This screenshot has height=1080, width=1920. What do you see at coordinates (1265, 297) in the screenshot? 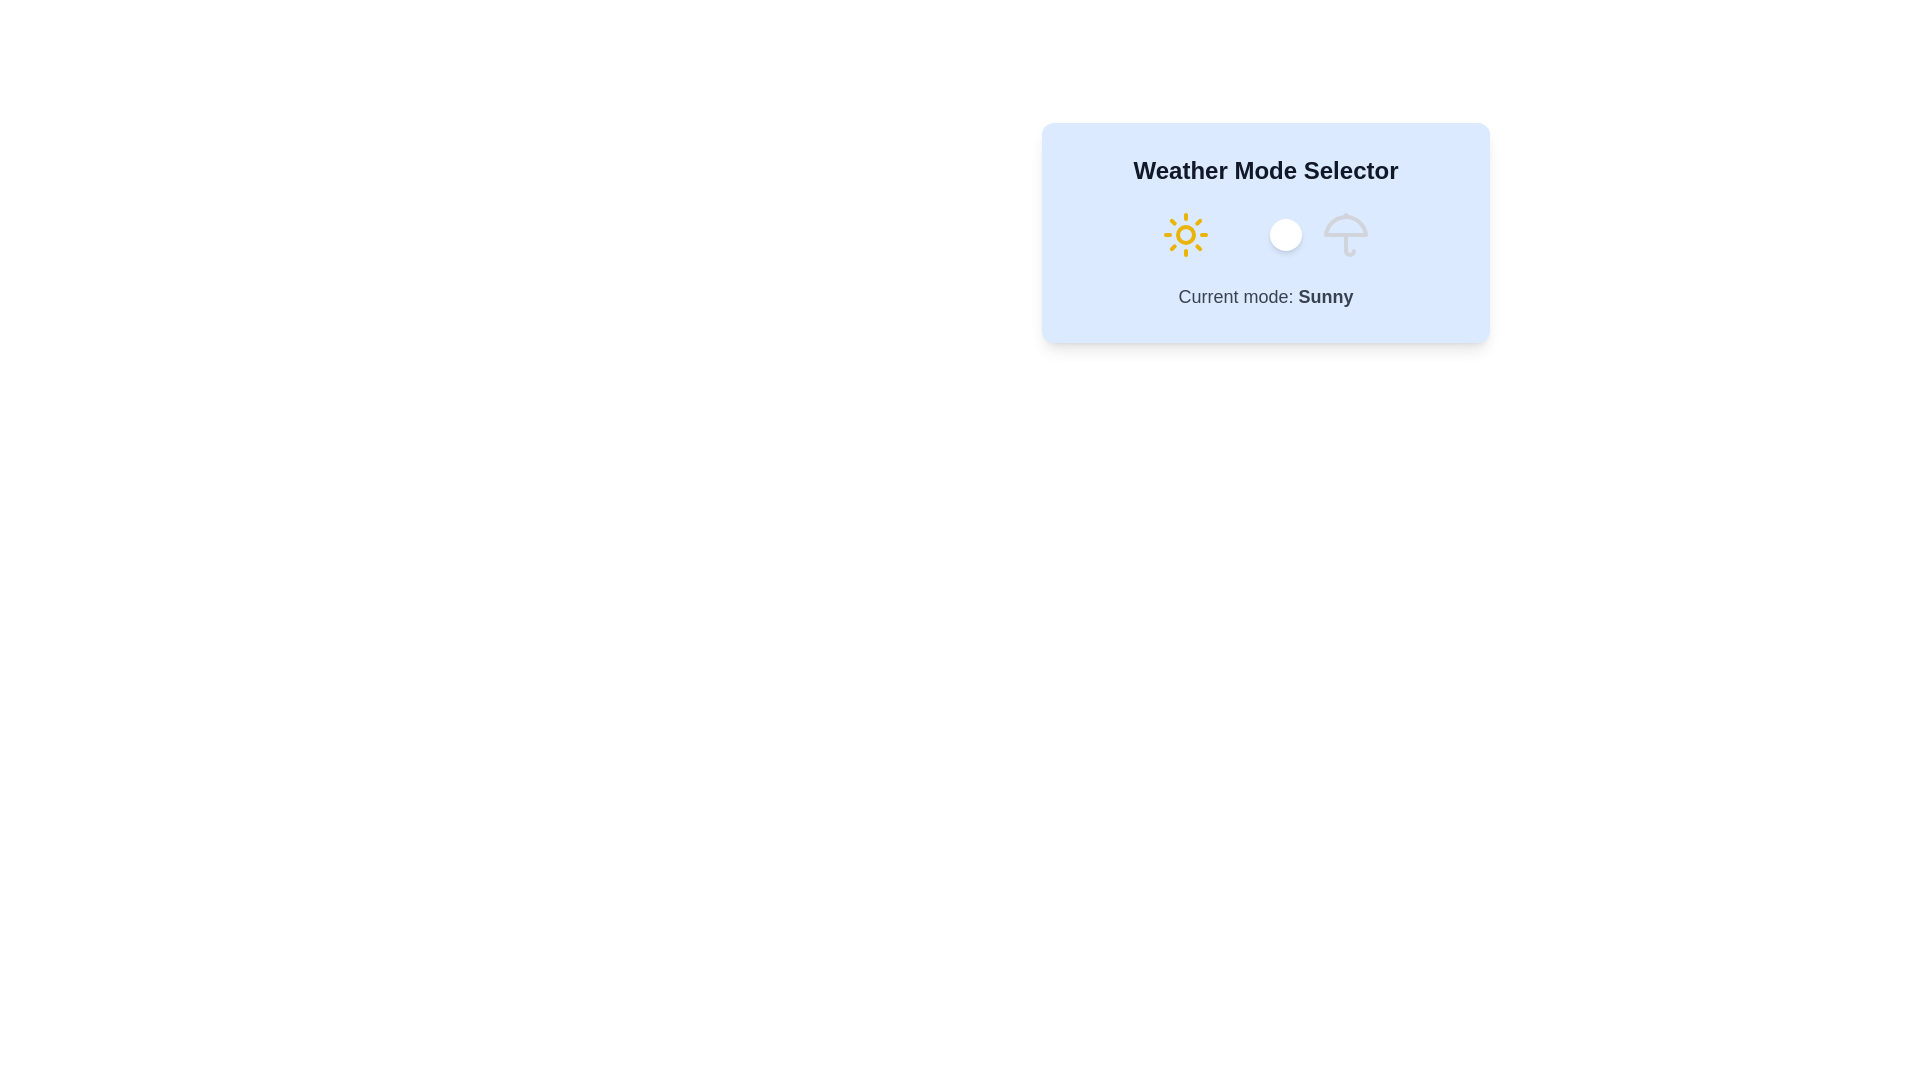
I see `static text label displaying 'Current mode: Sunny', which is centrally aligned within the 'Weather Mode Selector' panel` at bounding box center [1265, 297].